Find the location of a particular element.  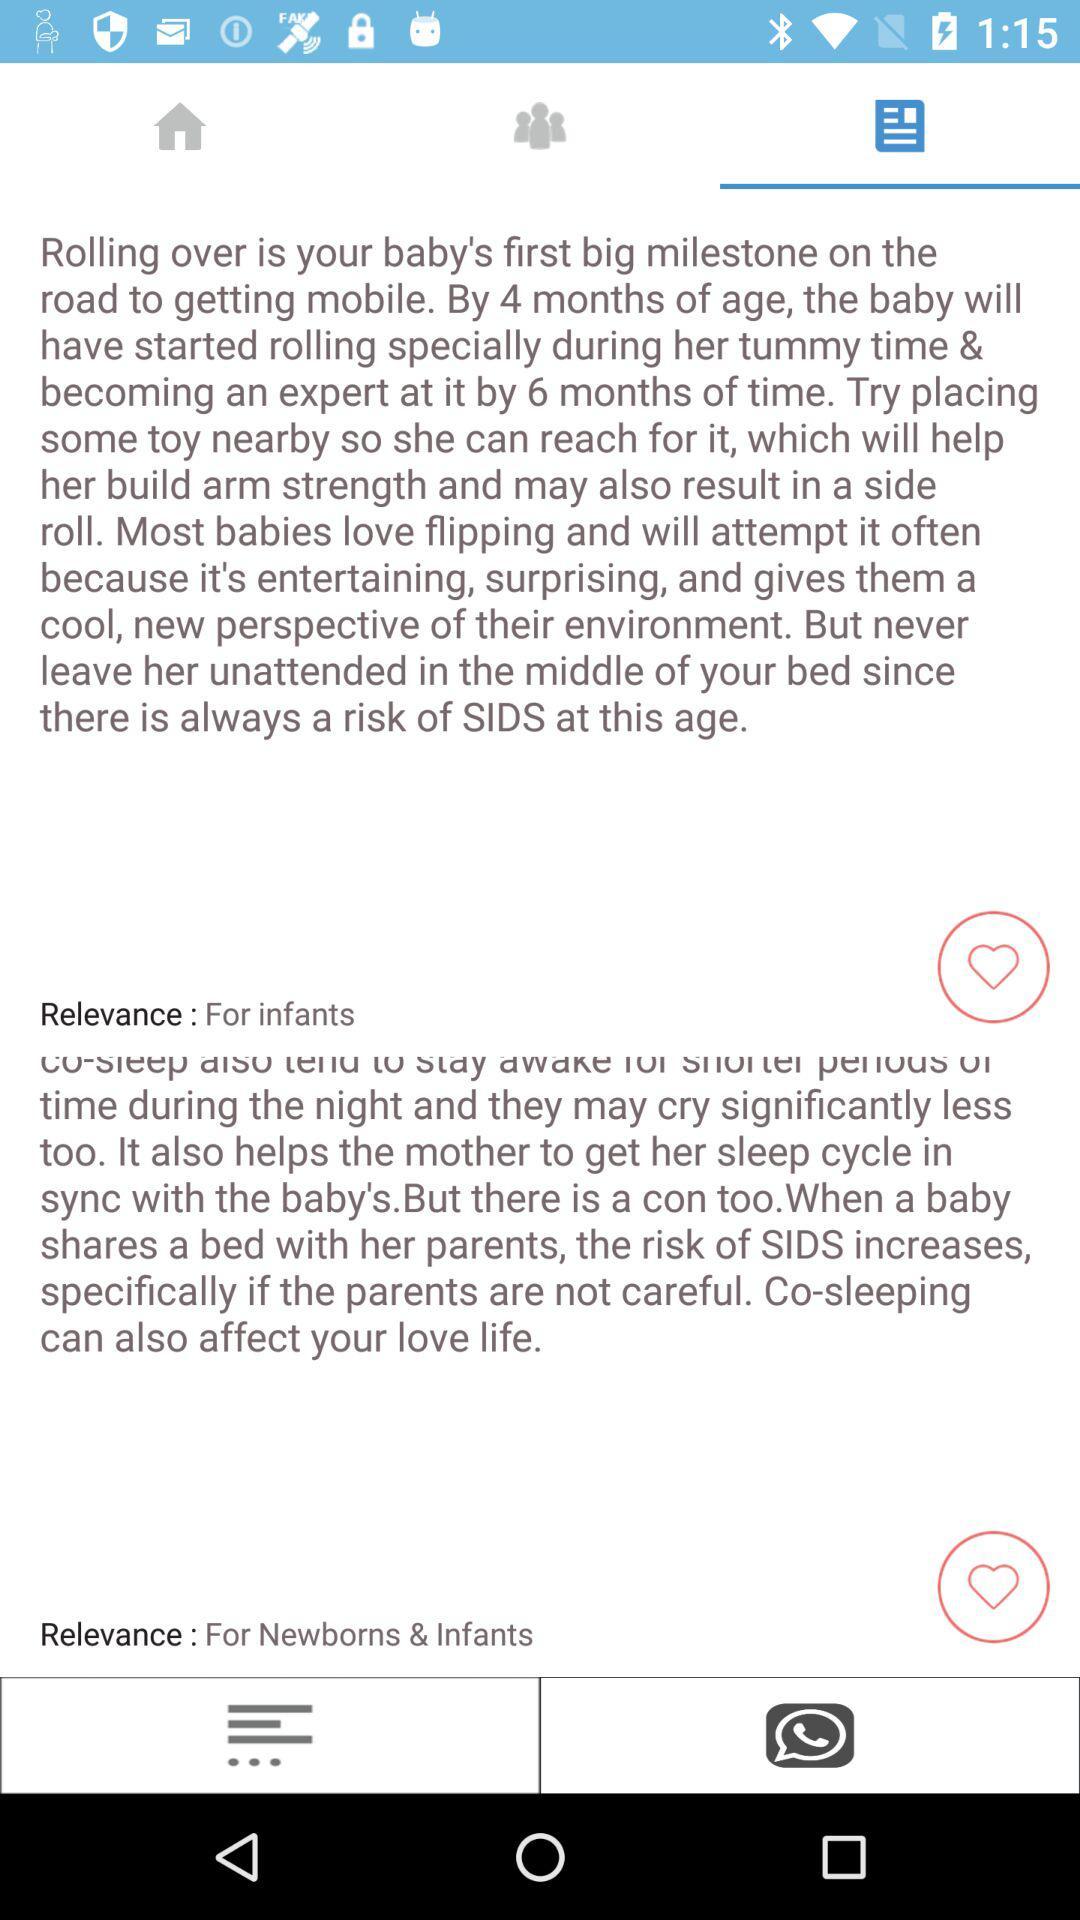

the favorite icon is located at coordinates (1001, 1584).